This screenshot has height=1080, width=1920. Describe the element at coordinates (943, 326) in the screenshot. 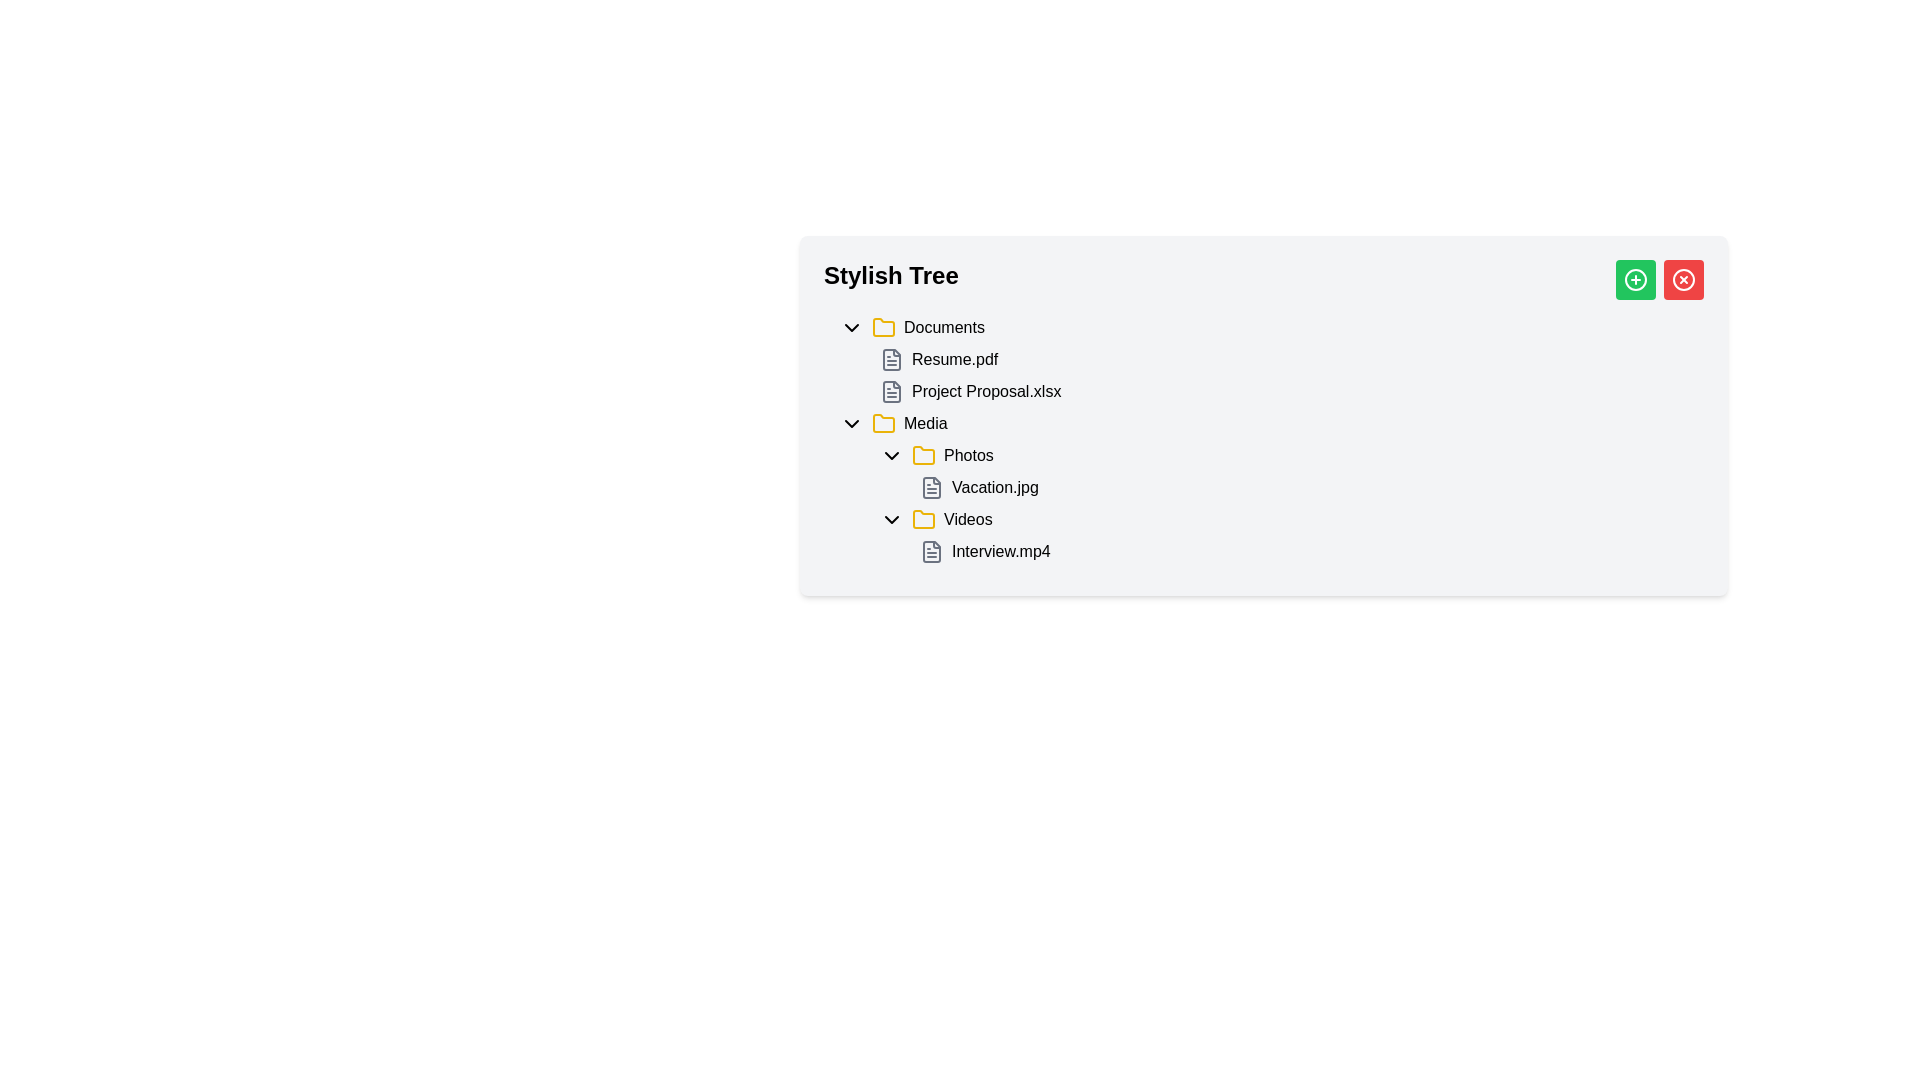

I see `the 'Documents' text label located` at that location.